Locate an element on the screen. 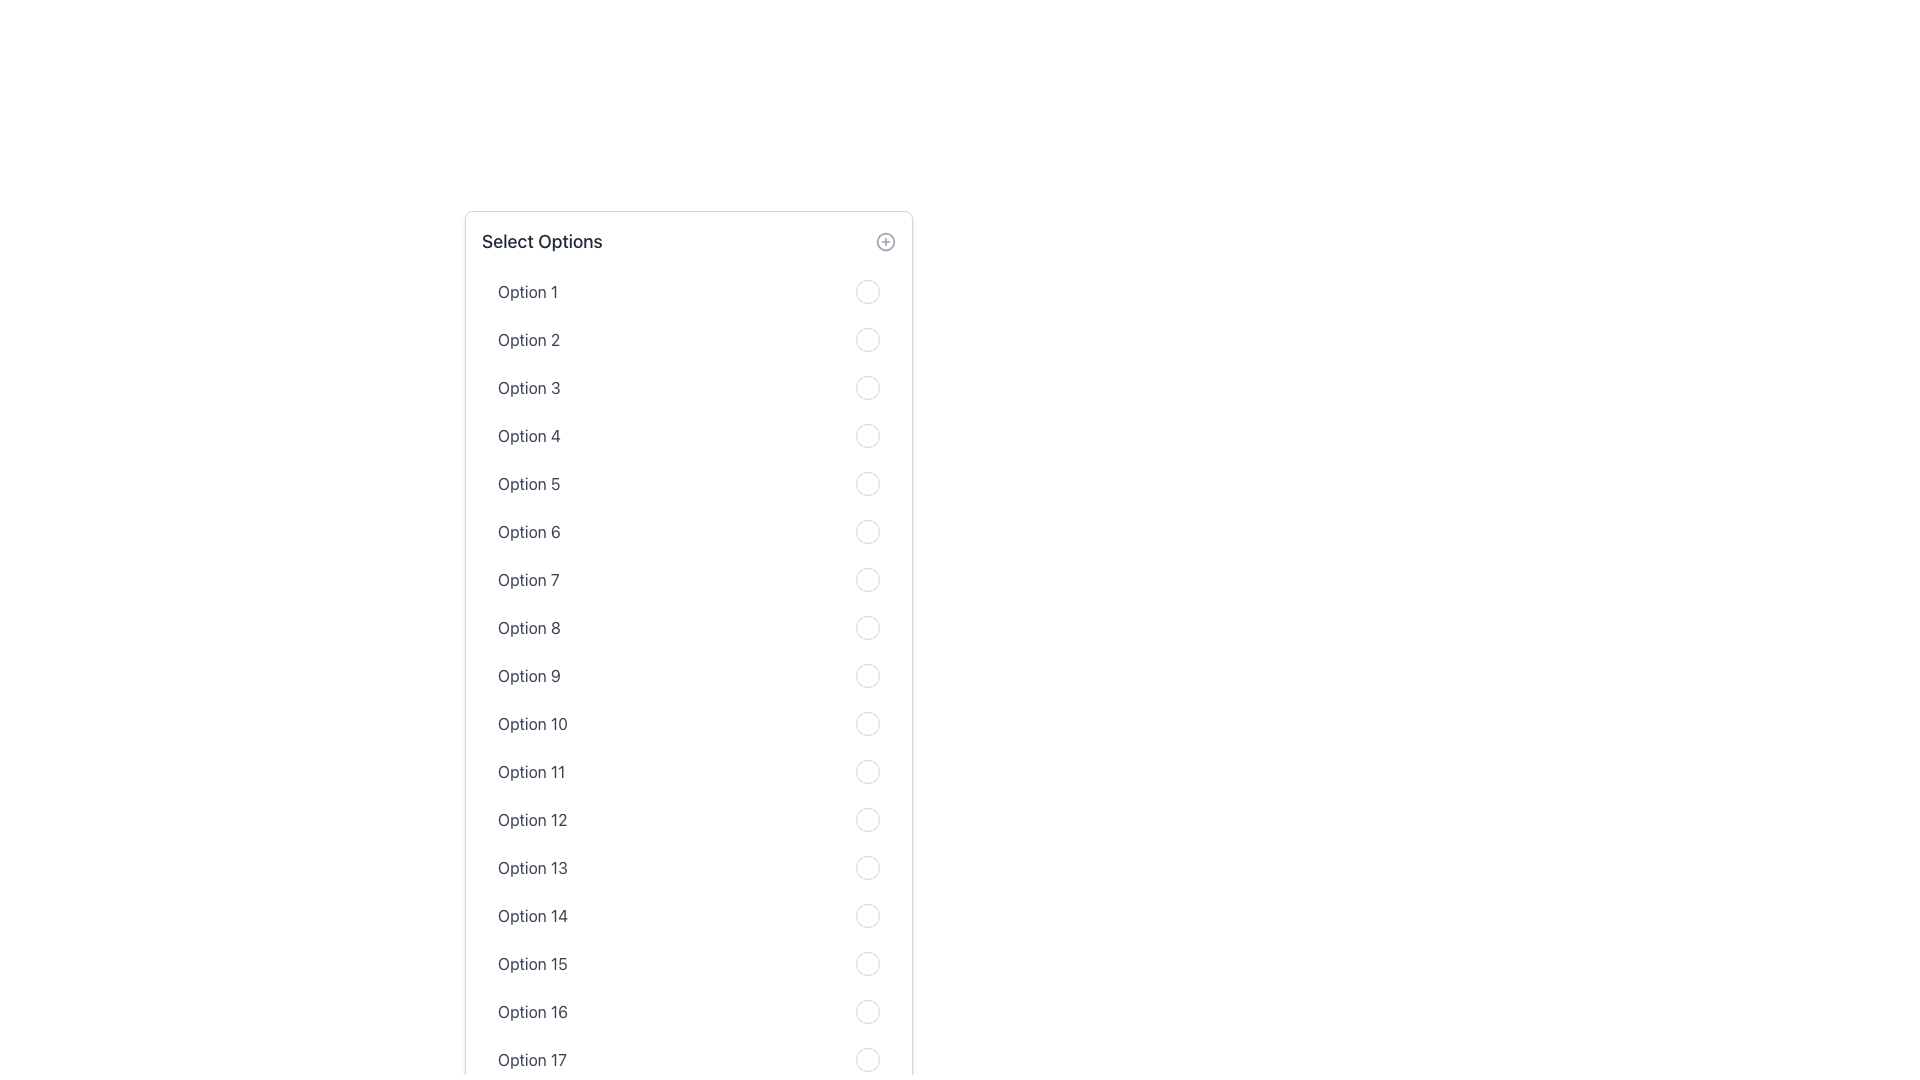  the radio button located to the far right of the list item labeled 'Option 2' is located at coordinates (868, 338).